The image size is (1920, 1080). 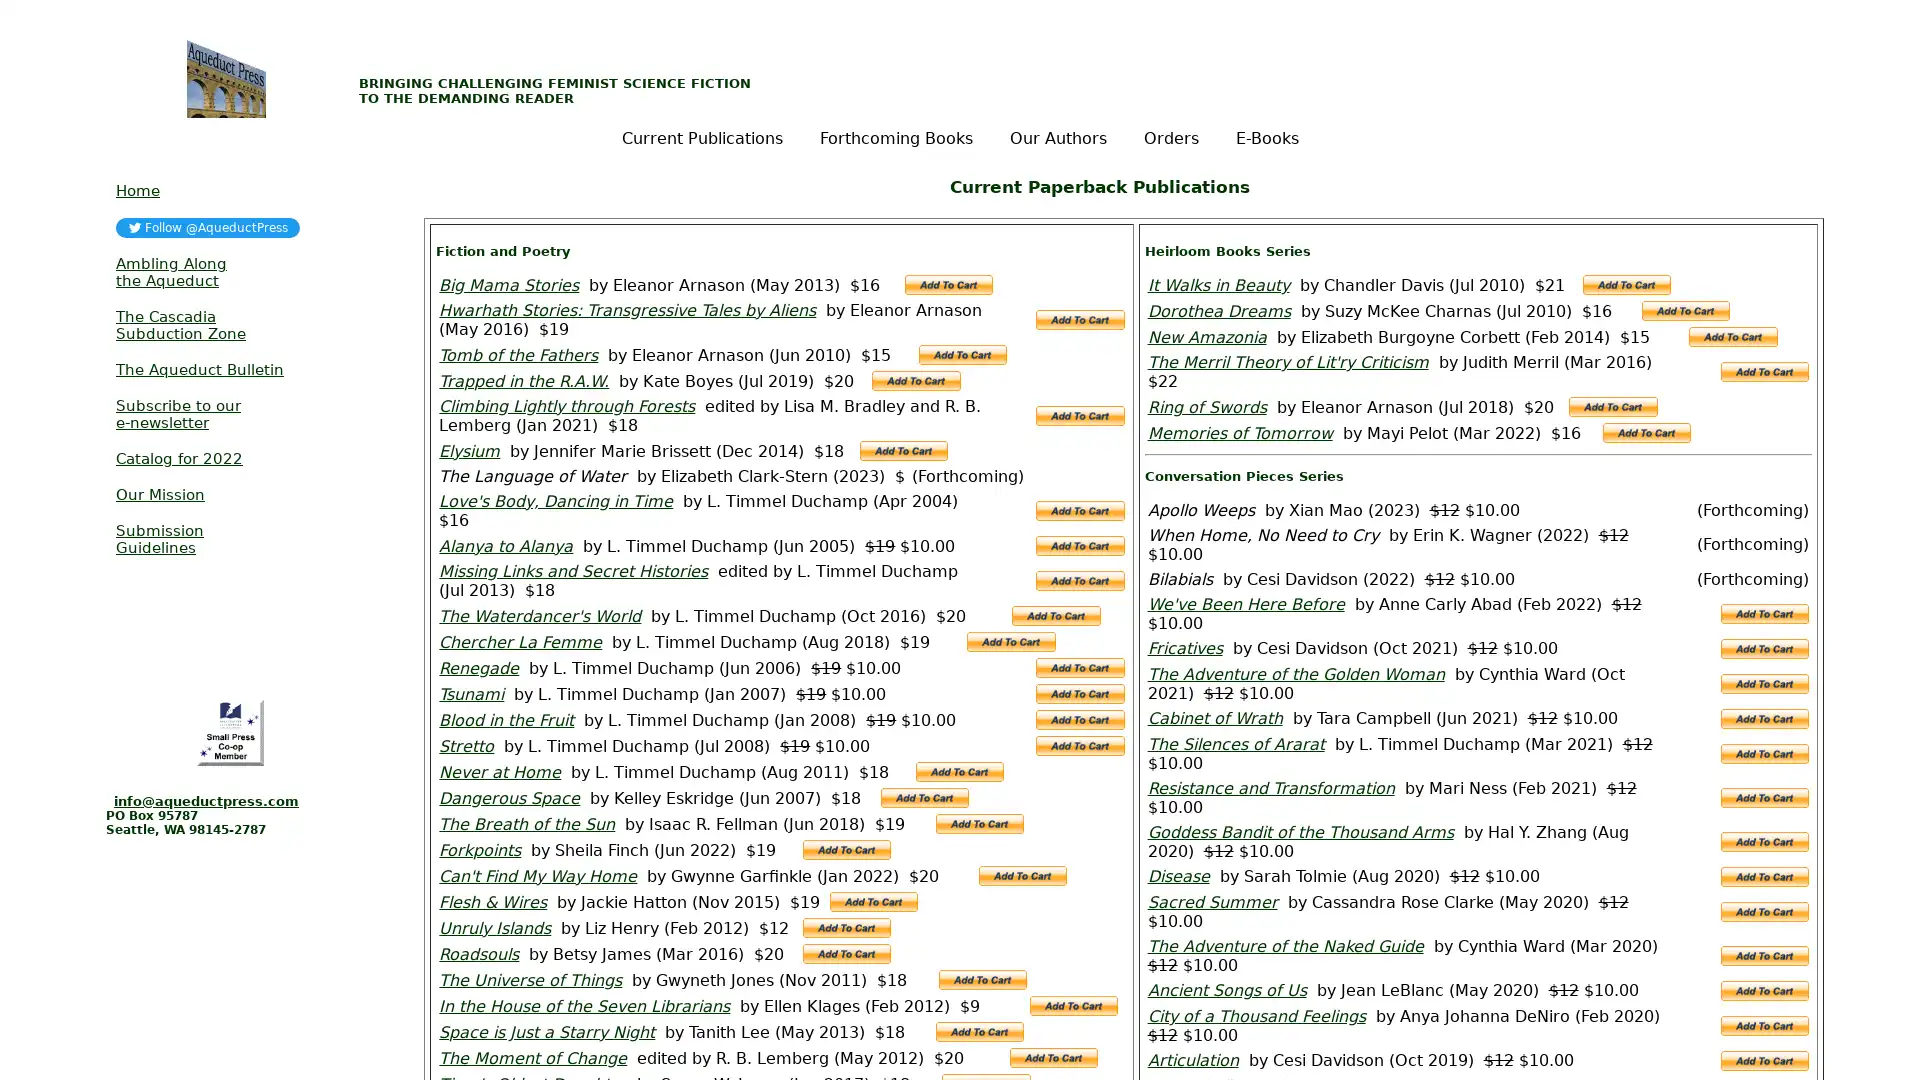 I want to click on Make payments with PayPal - it\'s fast, free and secure!, so click(x=845, y=952).